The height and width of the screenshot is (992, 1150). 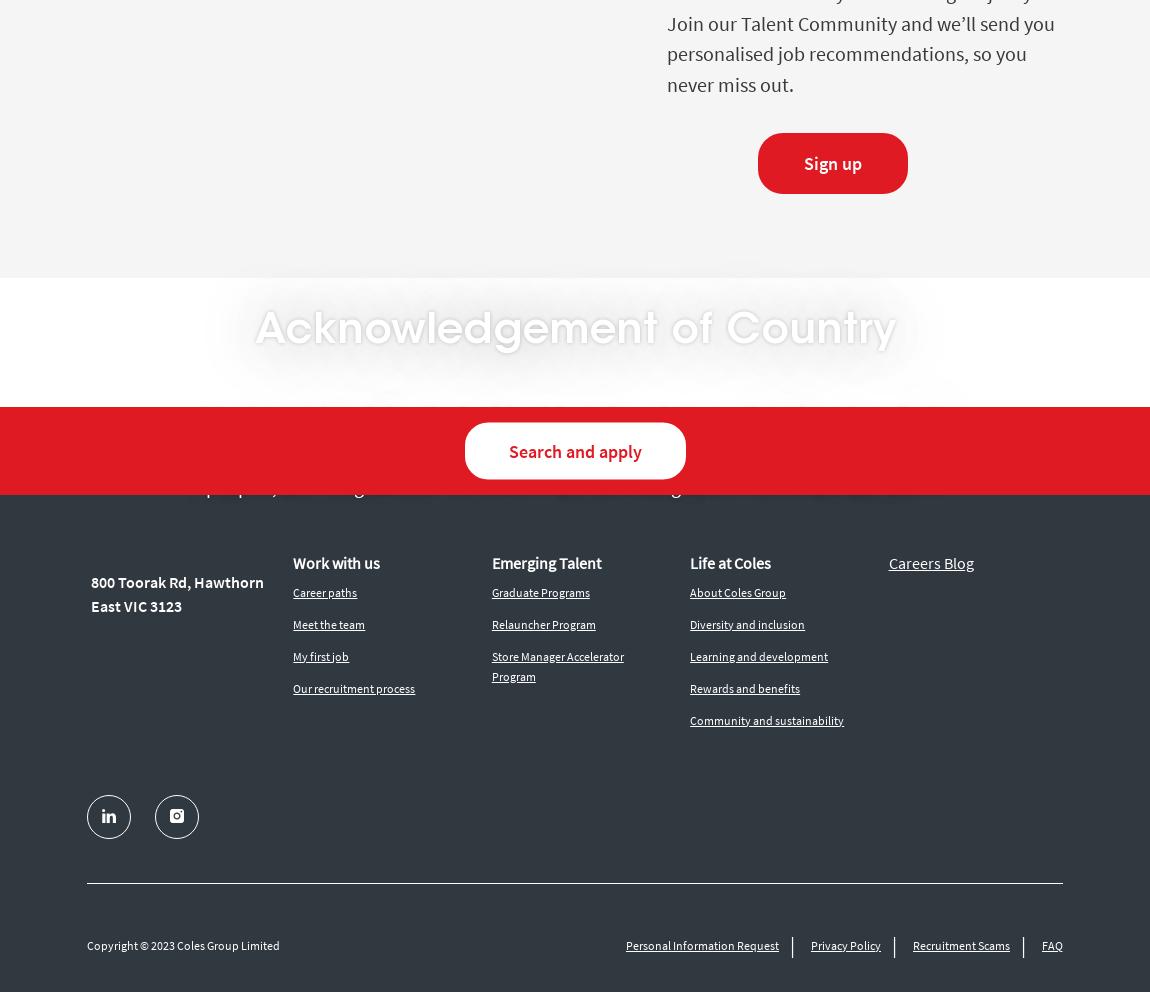 I want to click on 'Privacy Policy', so click(x=845, y=943).